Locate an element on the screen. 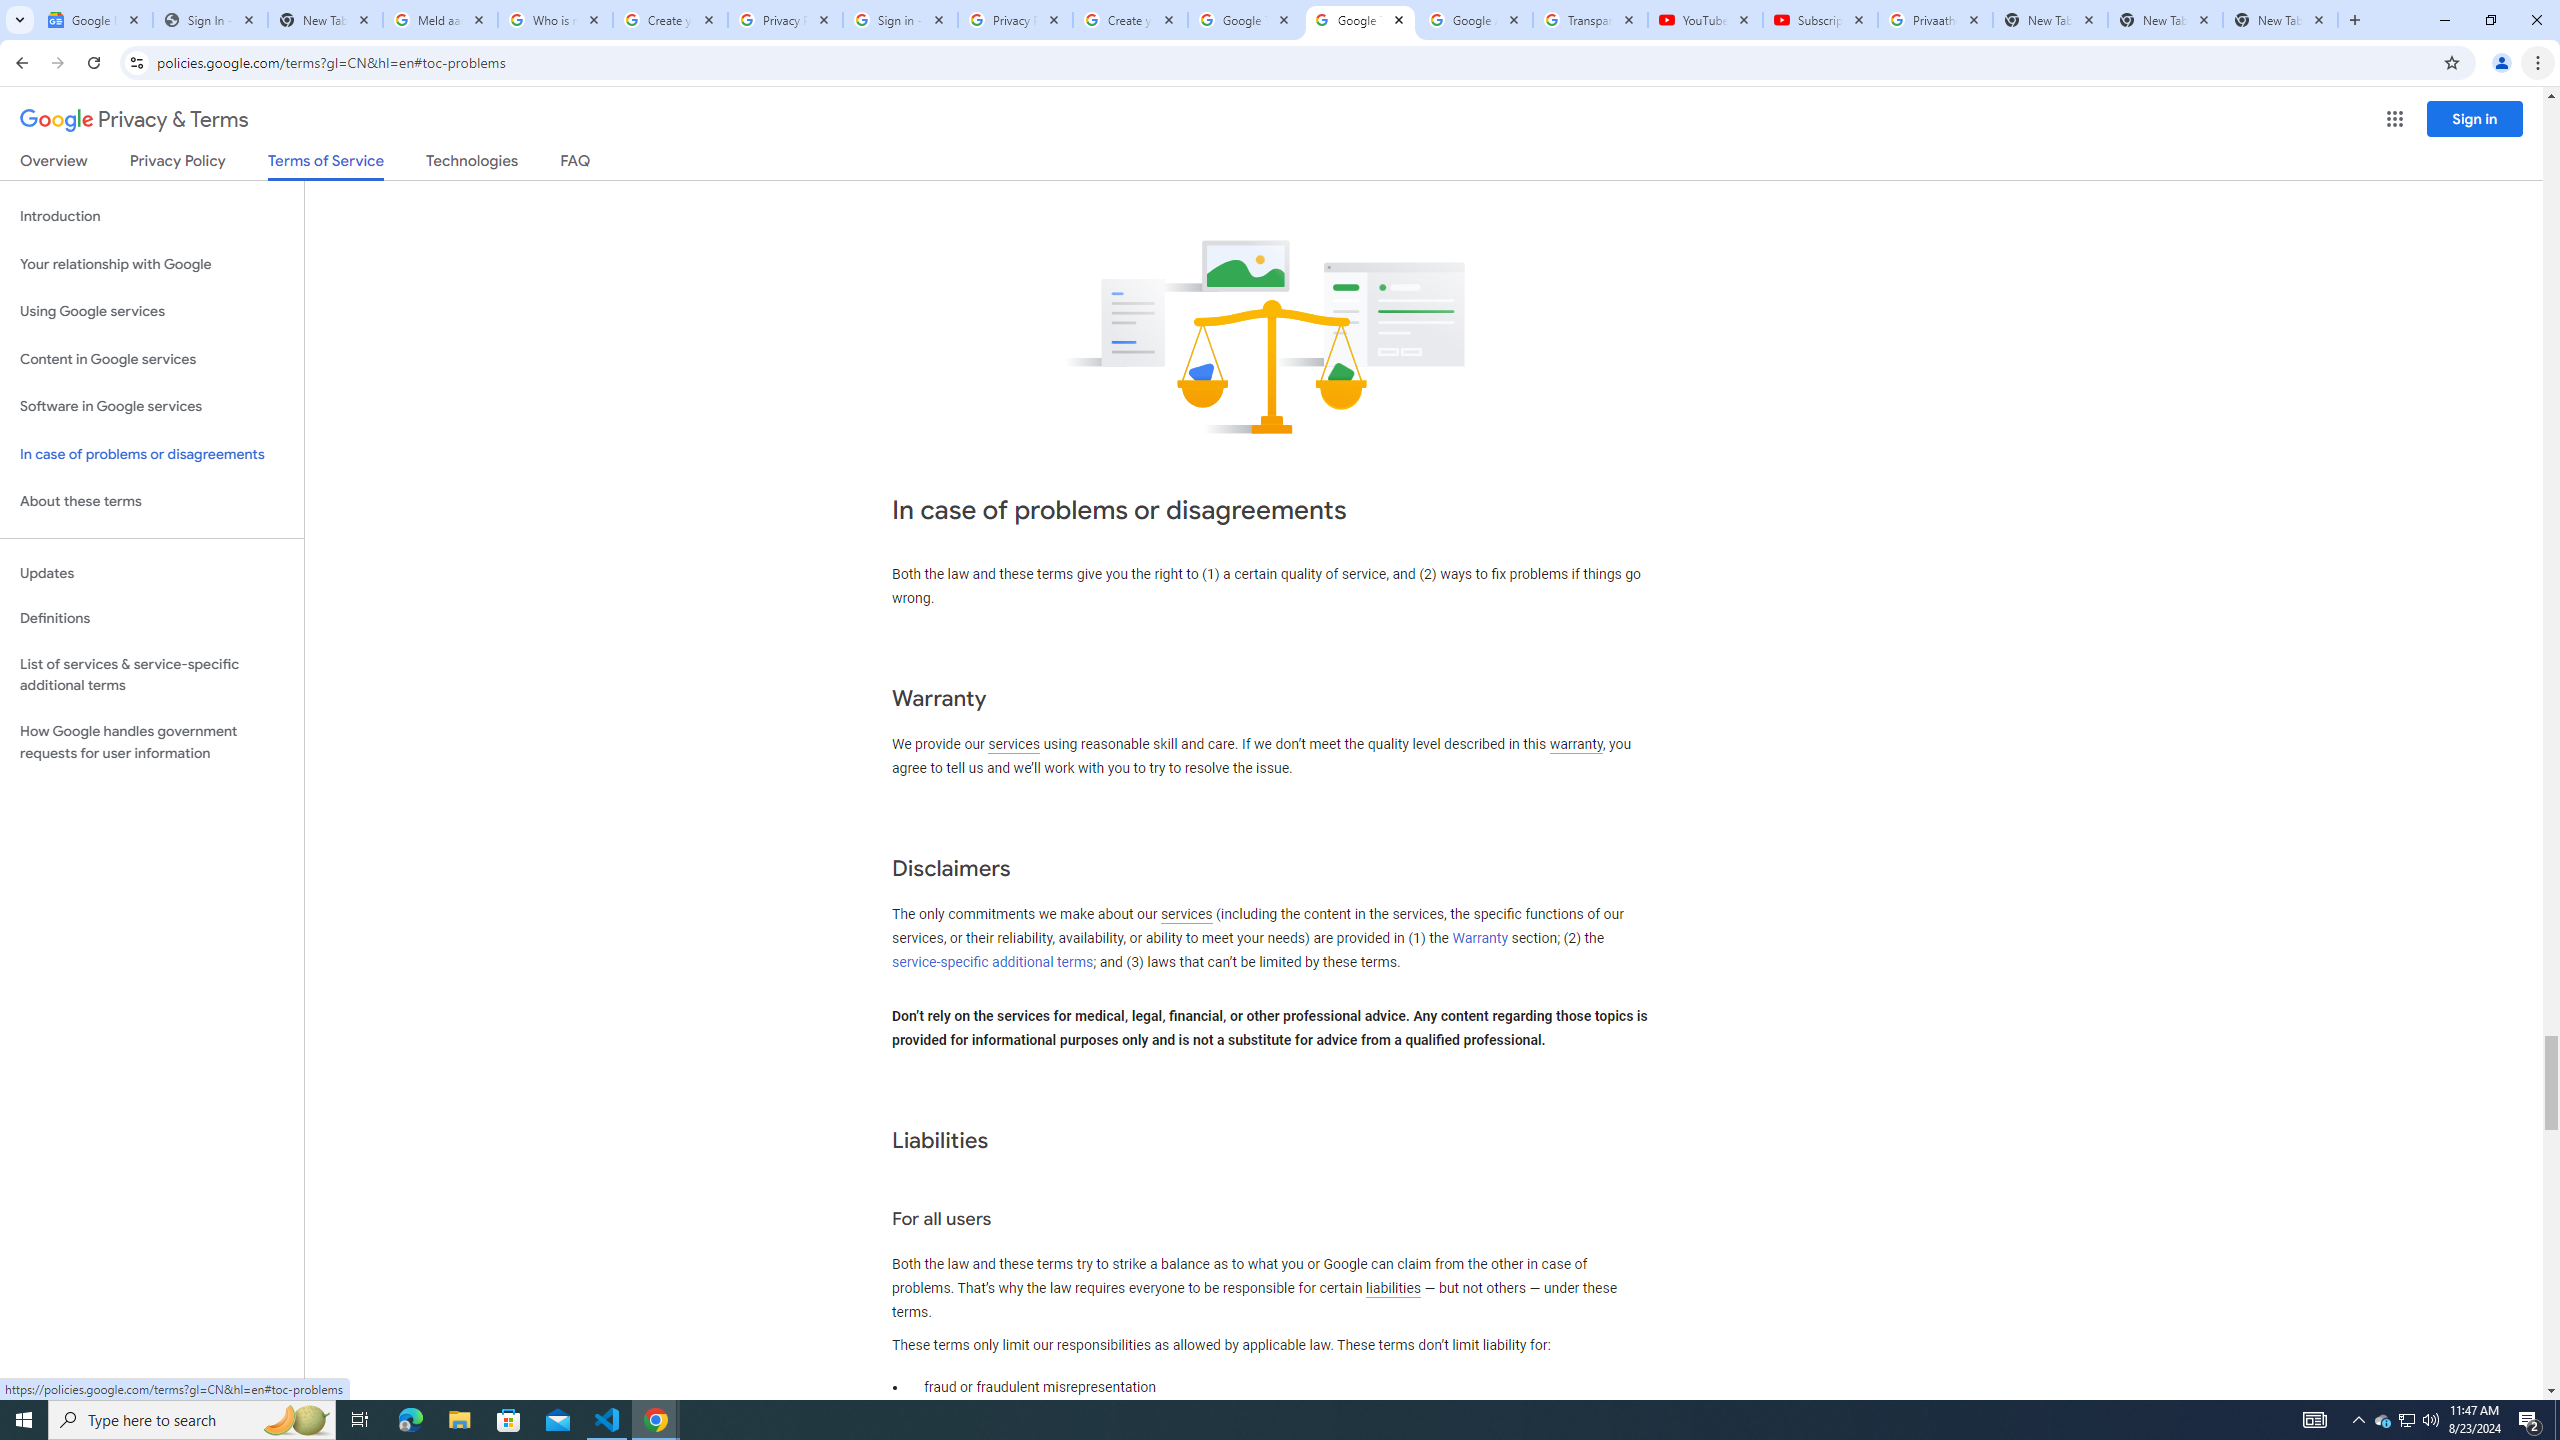 This screenshot has height=1440, width=2560. 'Sign in - Google Accounts' is located at coordinates (900, 19).